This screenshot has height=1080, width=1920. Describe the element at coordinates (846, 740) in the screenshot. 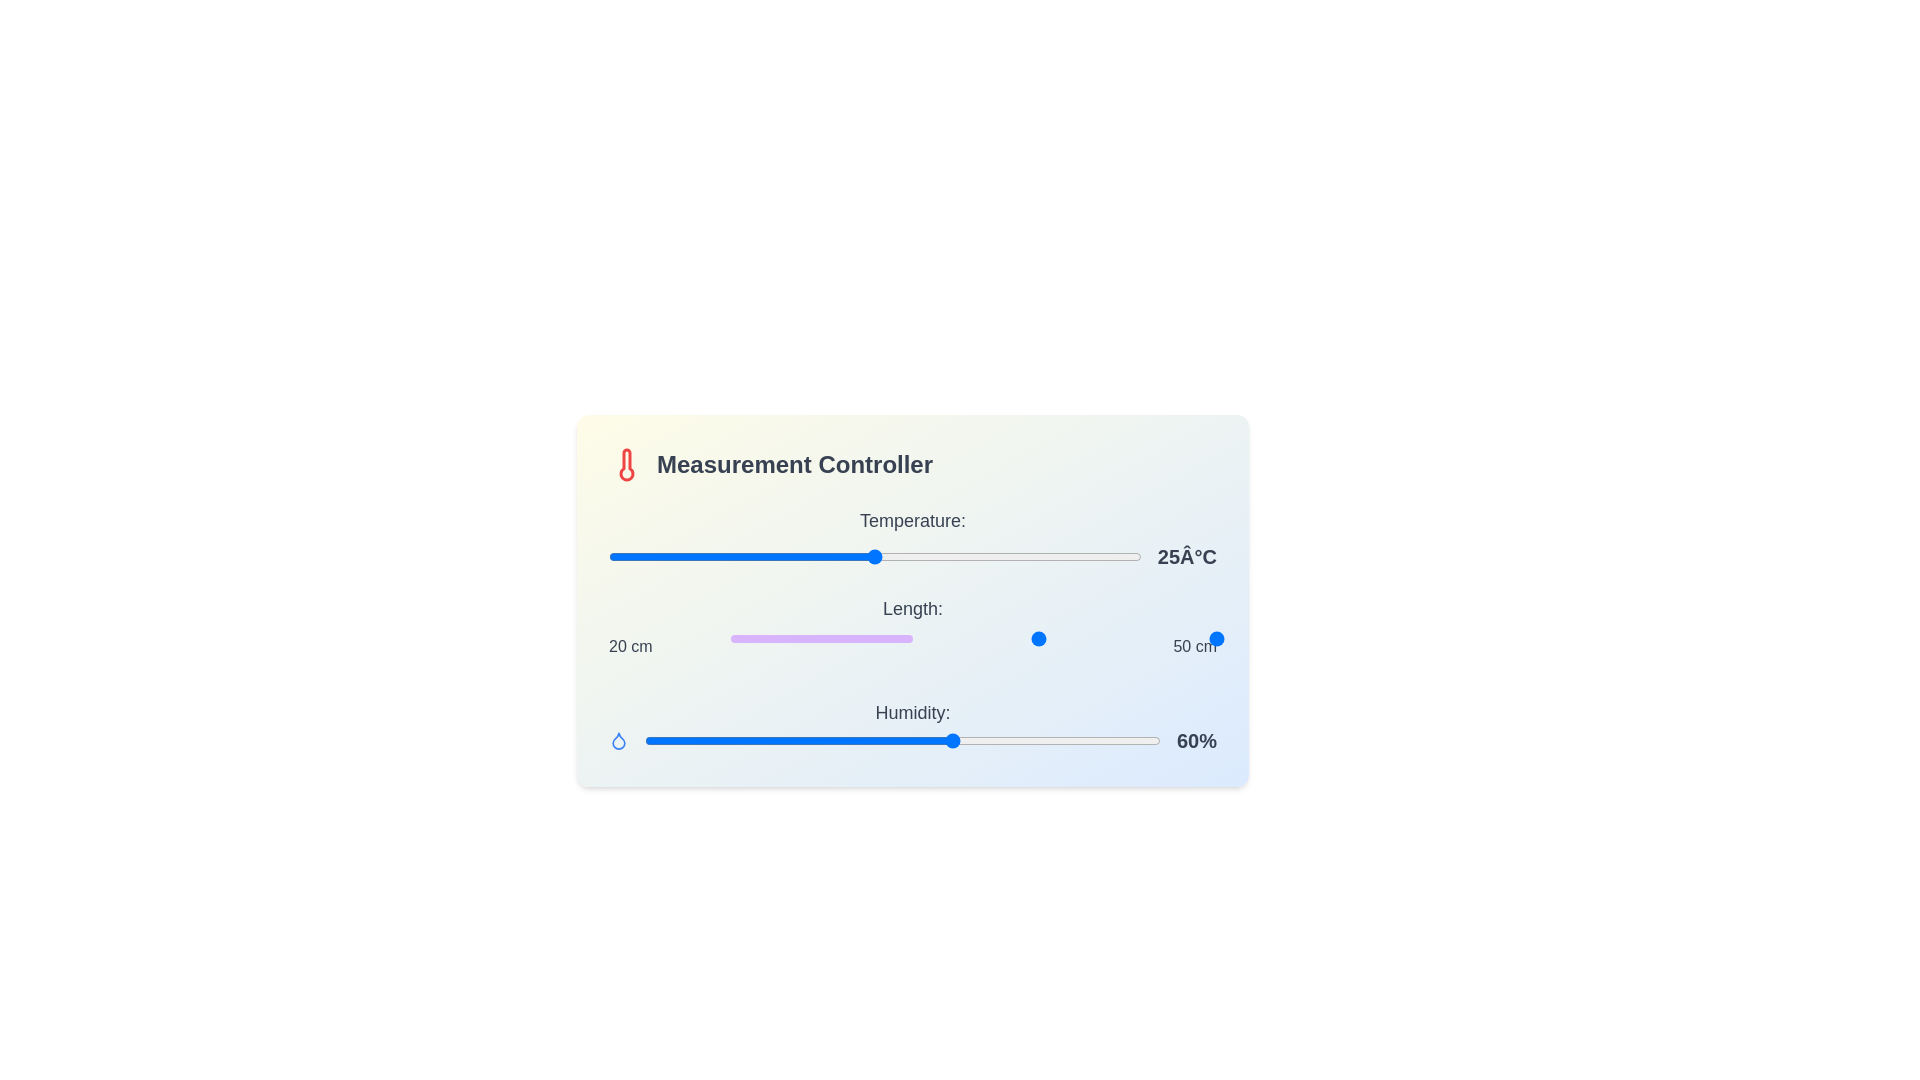

I see `the humidity level` at that location.